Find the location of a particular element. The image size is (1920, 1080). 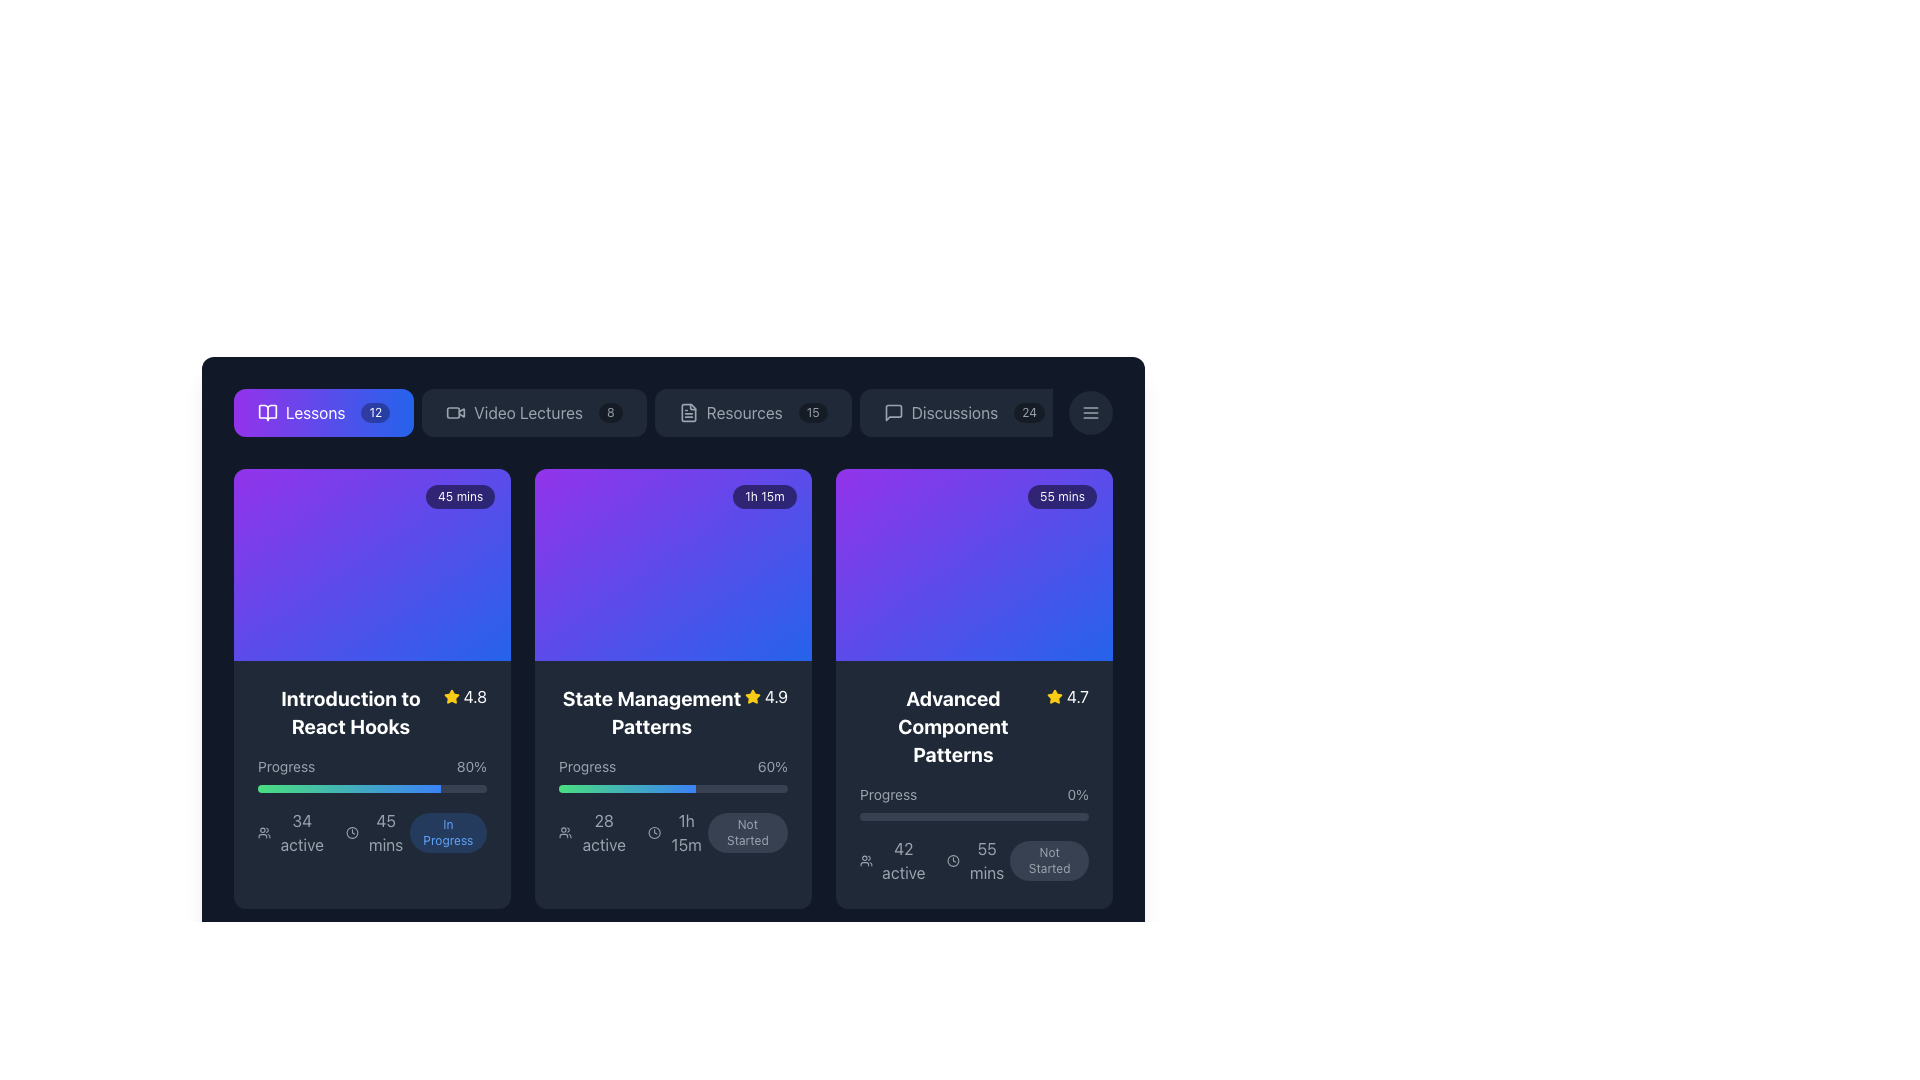

the Rating display showing '4.7' for the 'Advanced Component Patterns' section is located at coordinates (1066, 696).